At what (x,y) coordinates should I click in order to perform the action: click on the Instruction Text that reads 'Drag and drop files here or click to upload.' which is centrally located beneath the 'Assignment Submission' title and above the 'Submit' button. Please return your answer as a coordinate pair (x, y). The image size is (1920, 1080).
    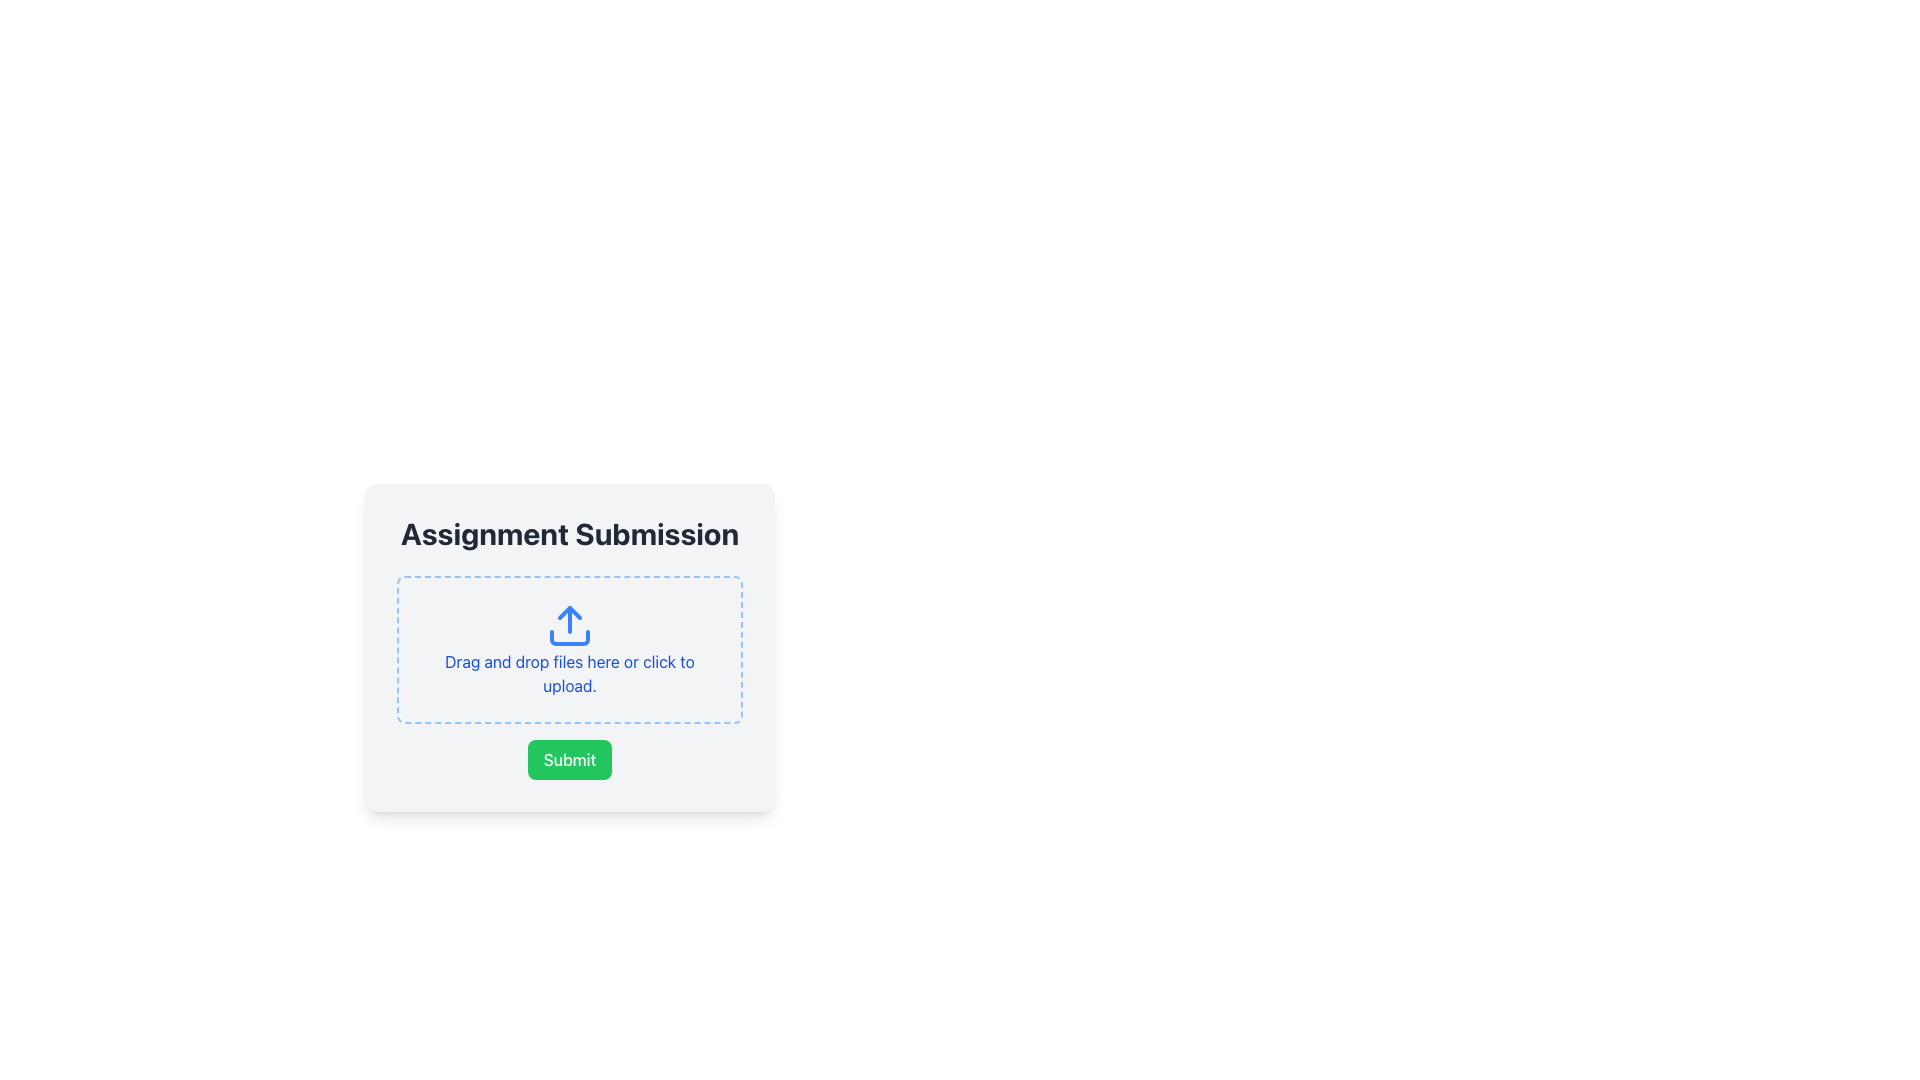
    Looking at the image, I should click on (569, 674).